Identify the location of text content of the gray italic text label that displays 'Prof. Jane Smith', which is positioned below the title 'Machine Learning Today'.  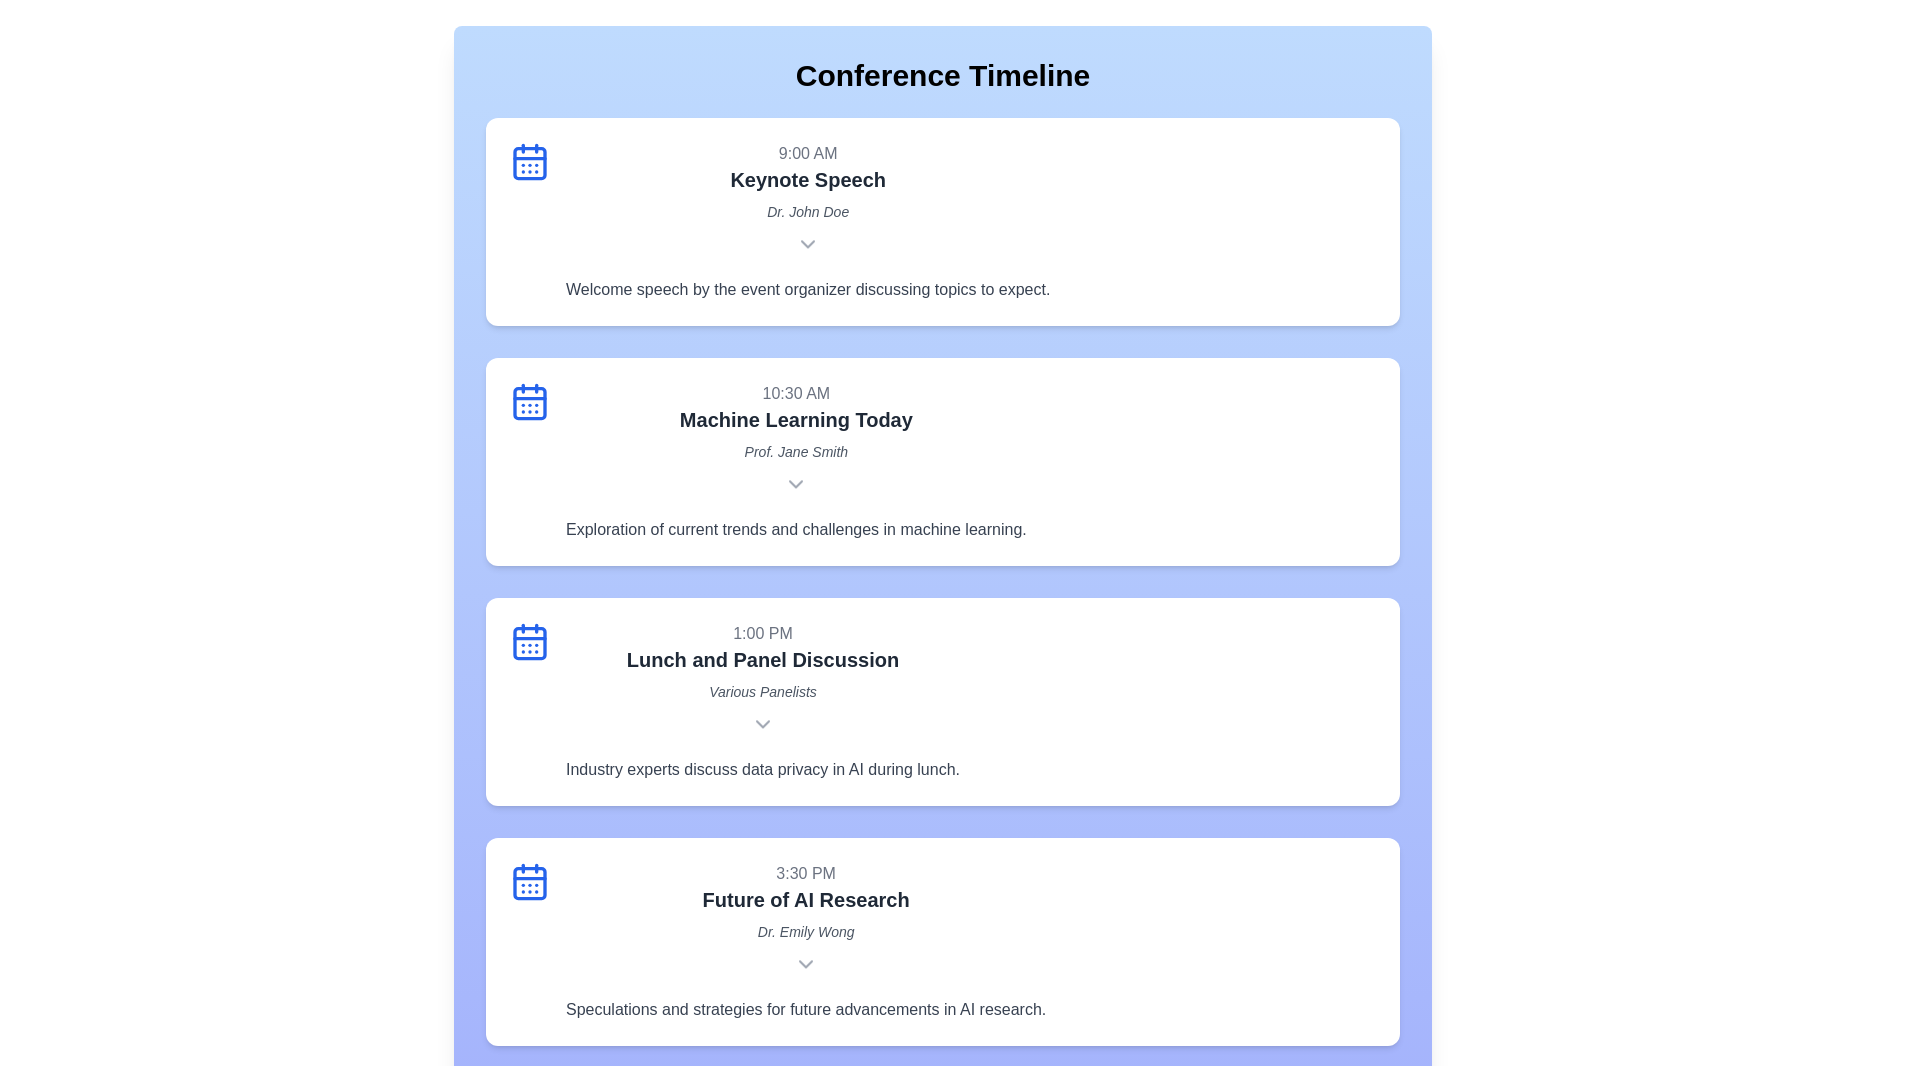
(795, 451).